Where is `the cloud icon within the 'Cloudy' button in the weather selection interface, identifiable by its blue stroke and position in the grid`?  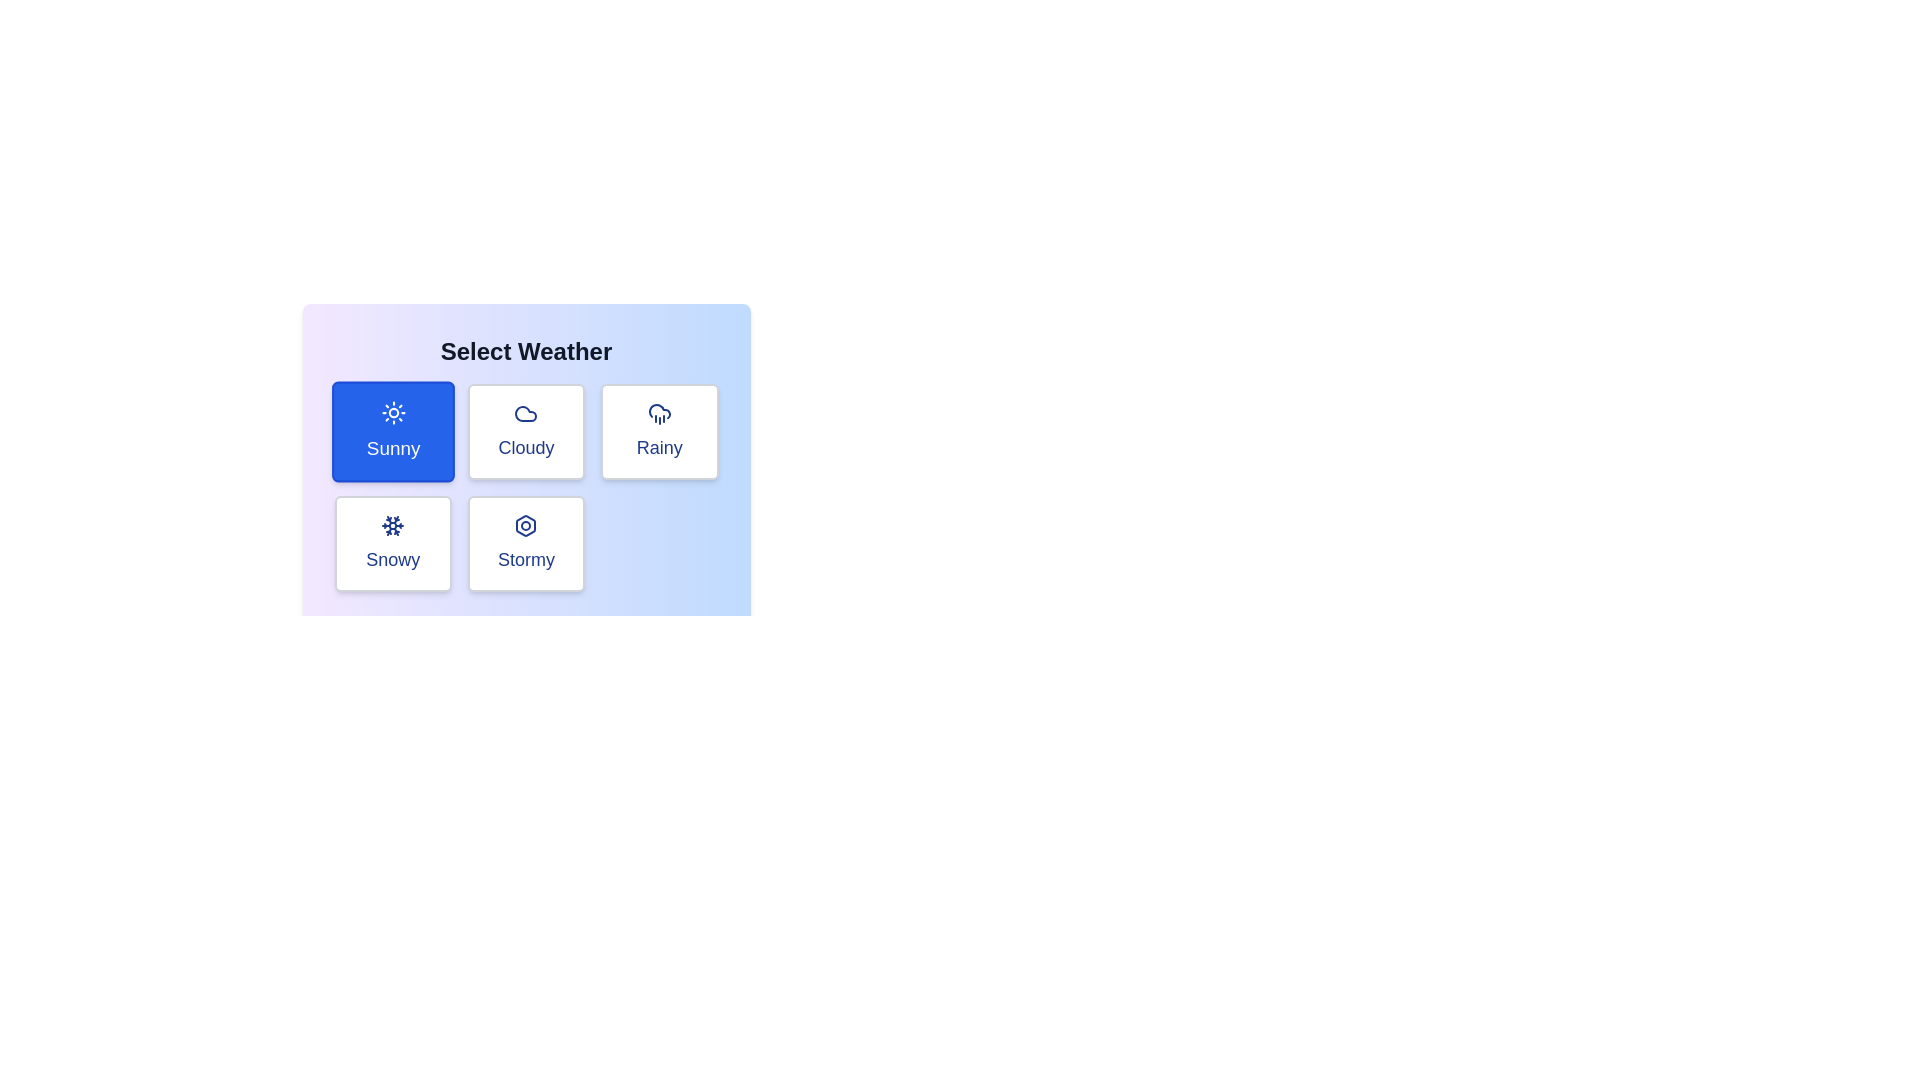 the cloud icon within the 'Cloudy' button in the weather selection interface, identifiable by its blue stroke and position in the grid is located at coordinates (526, 412).